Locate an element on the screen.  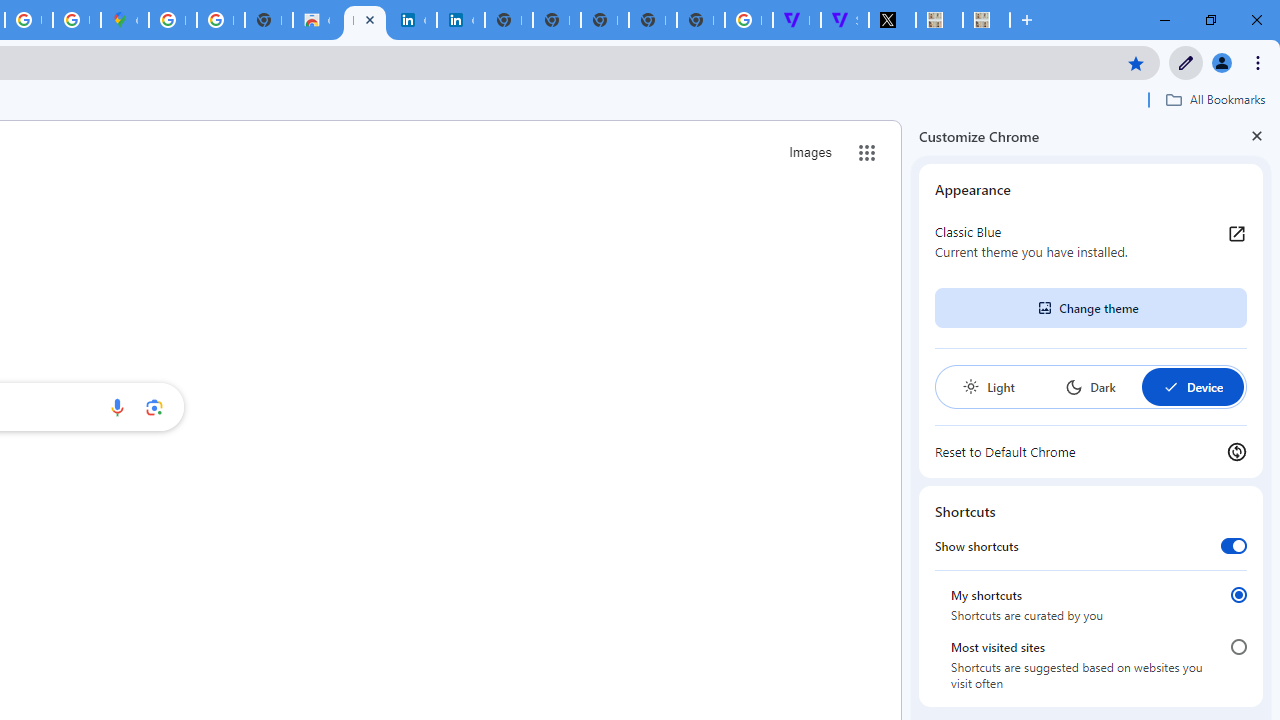
'Dark' is located at coordinates (1089, 387).